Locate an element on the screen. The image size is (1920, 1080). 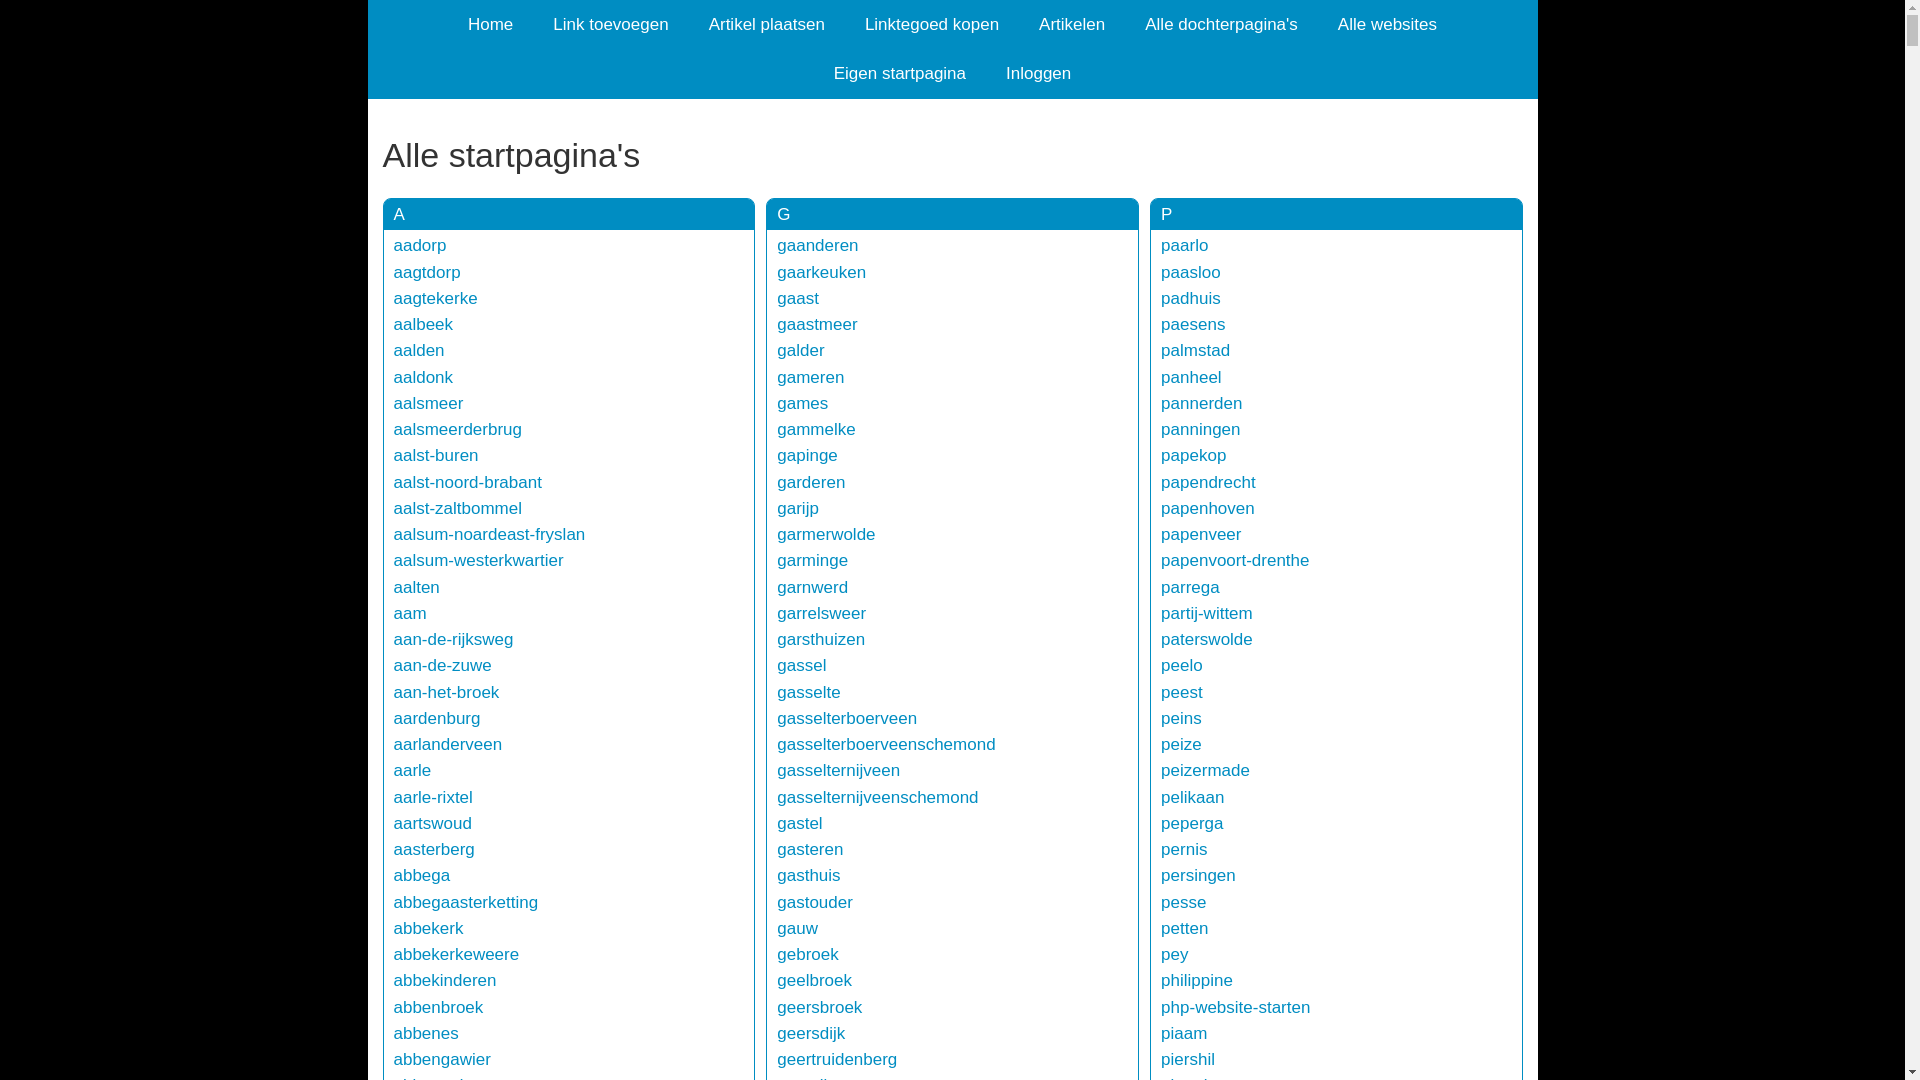
'gasteren' is located at coordinates (810, 849).